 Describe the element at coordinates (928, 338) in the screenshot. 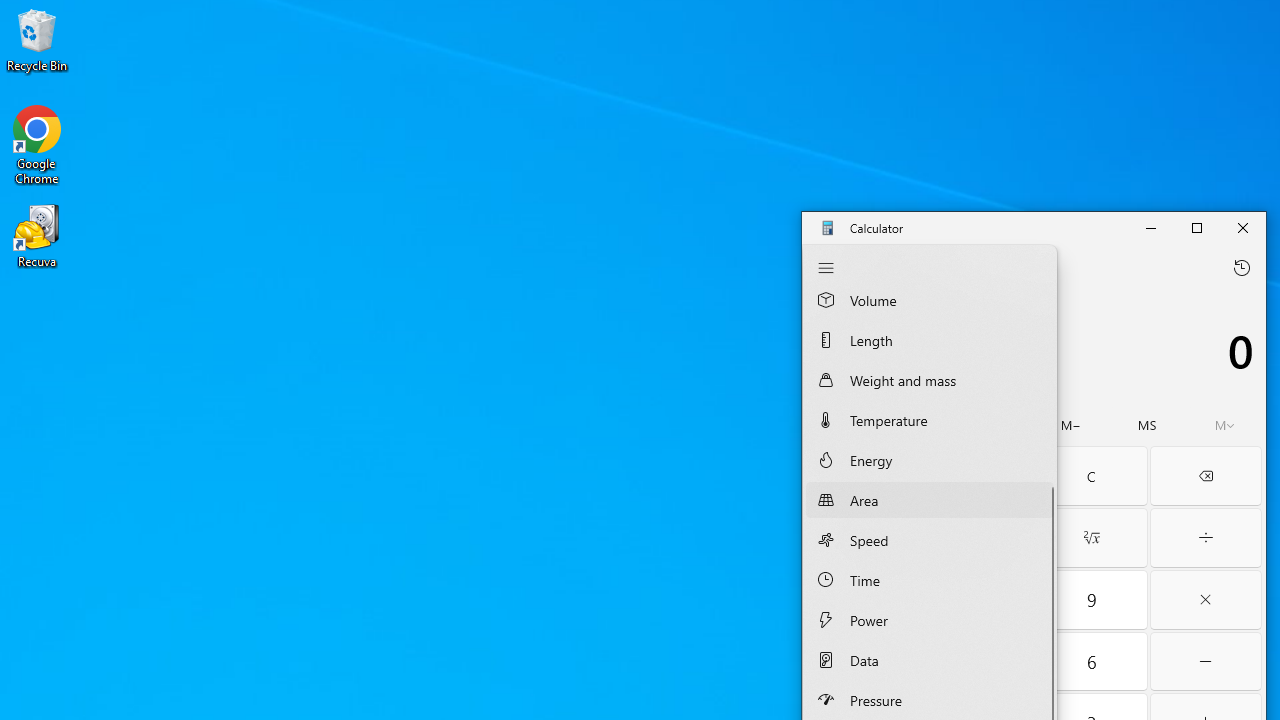

I see `'Length Converter'` at that location.